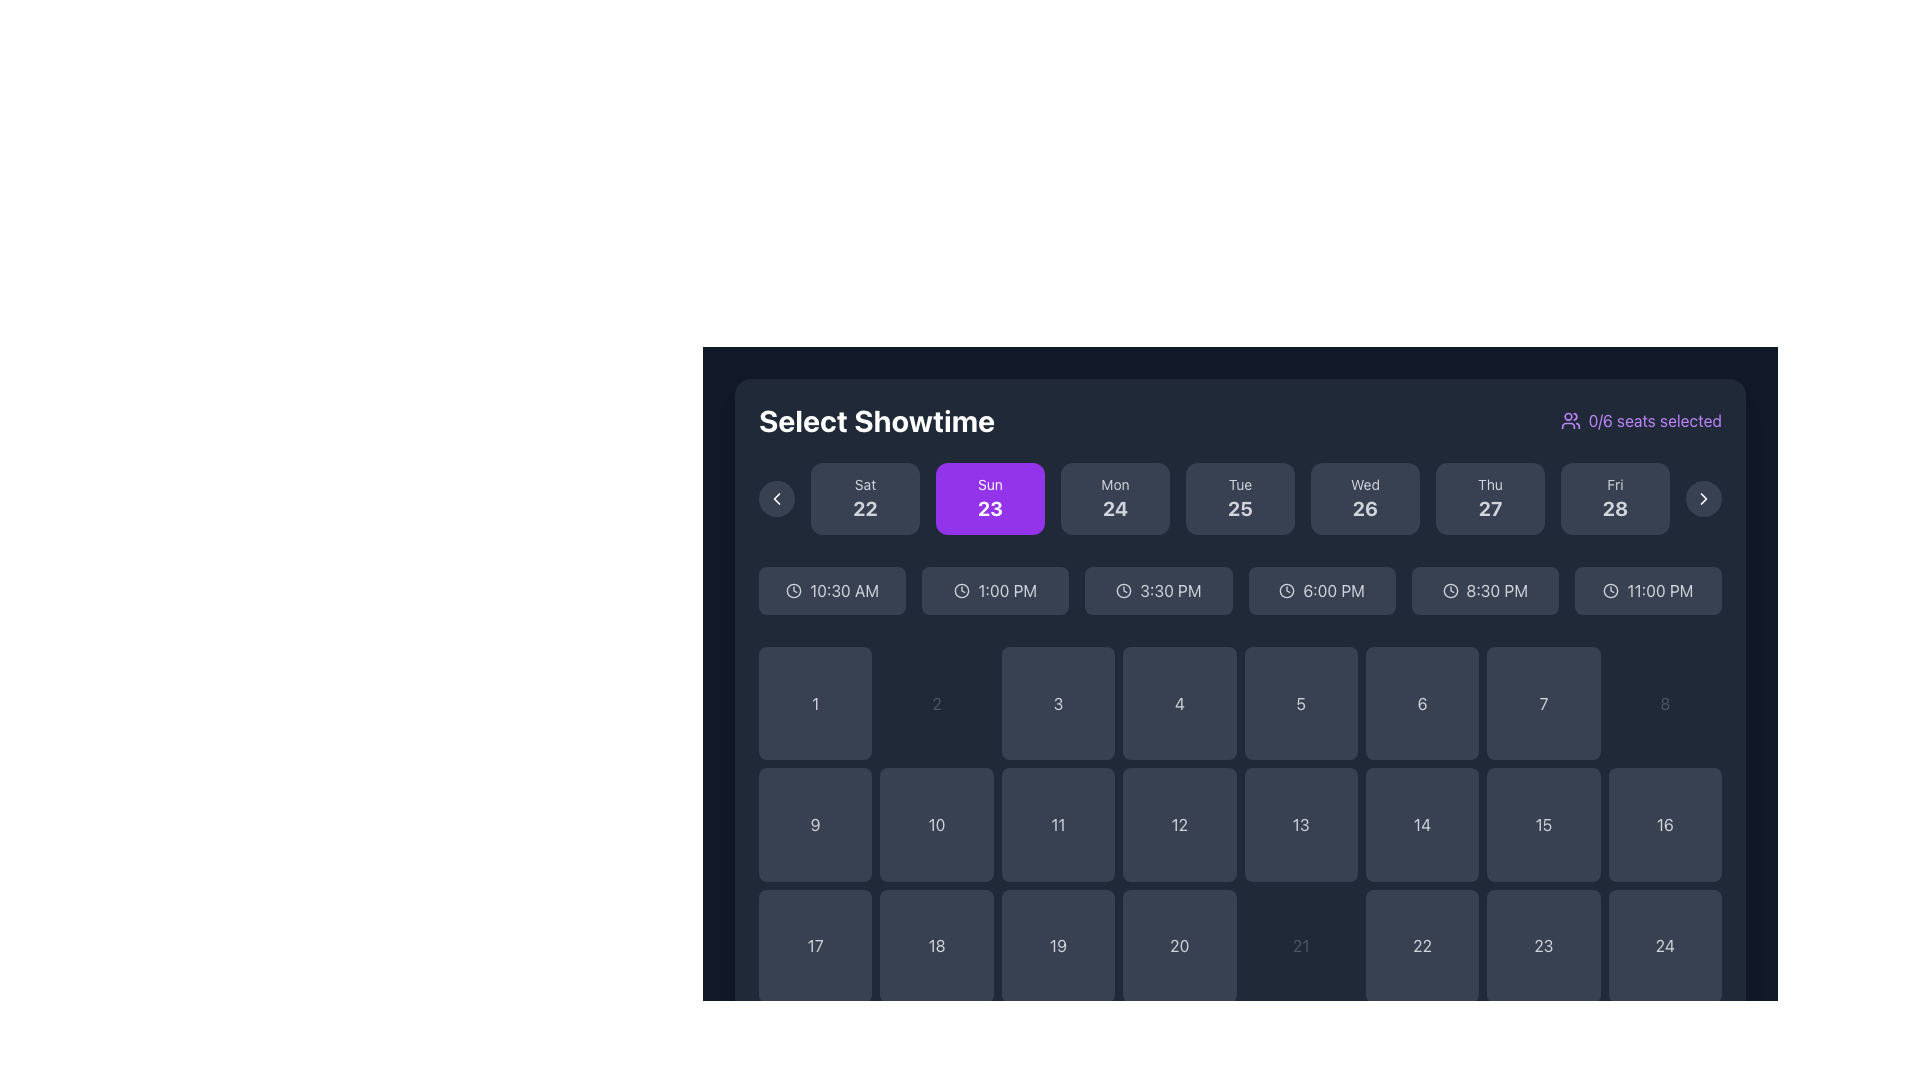 Image resolution: width=1920 pixels, height=1080 pixels. Describe the element at coordinates (1179, 702) in the screenshot. I see `the button labeled '4', which is the fourth item in a grid of buttons, for visual feedback` at that location.